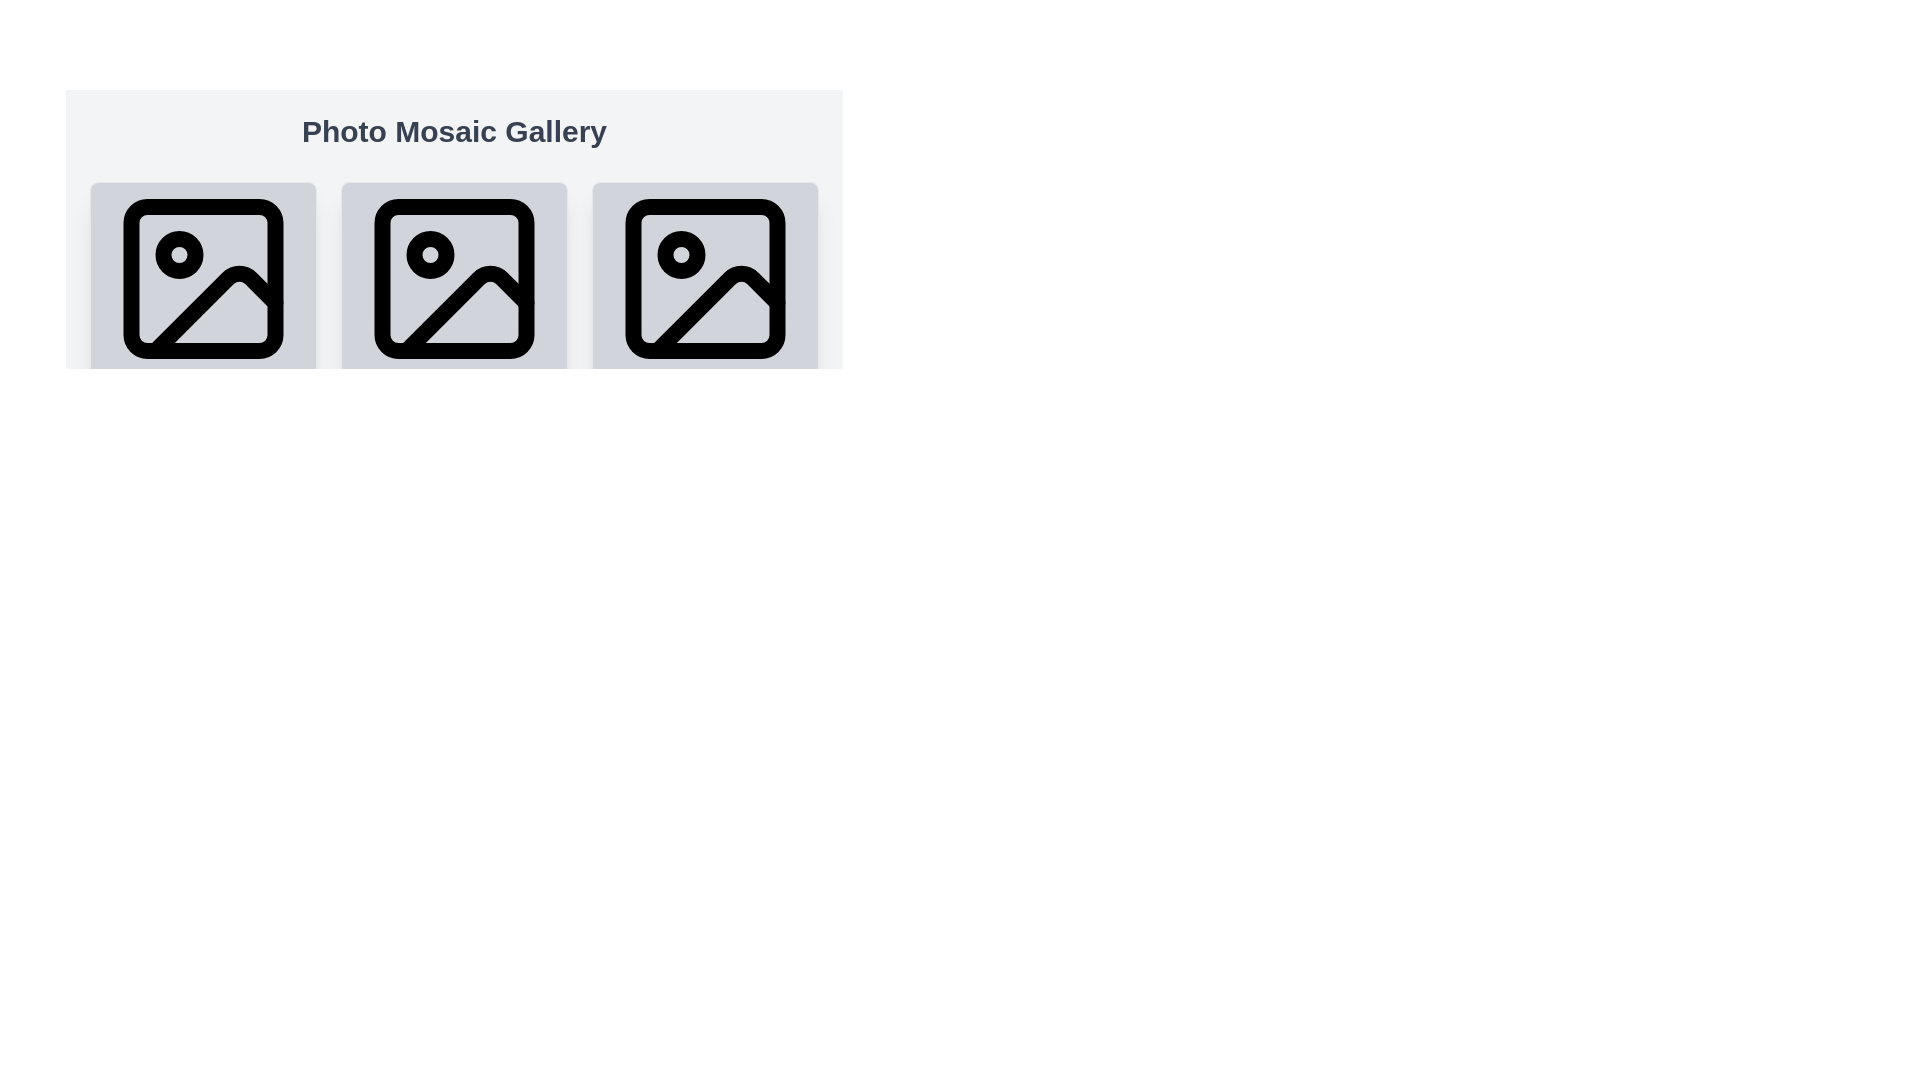 Image resolution: width=1920 pixels, height=1080 pixels. I want to click on the SVG Circle element located within the second image icon in the gallery layout by clicking on its center, so click(681, 253).